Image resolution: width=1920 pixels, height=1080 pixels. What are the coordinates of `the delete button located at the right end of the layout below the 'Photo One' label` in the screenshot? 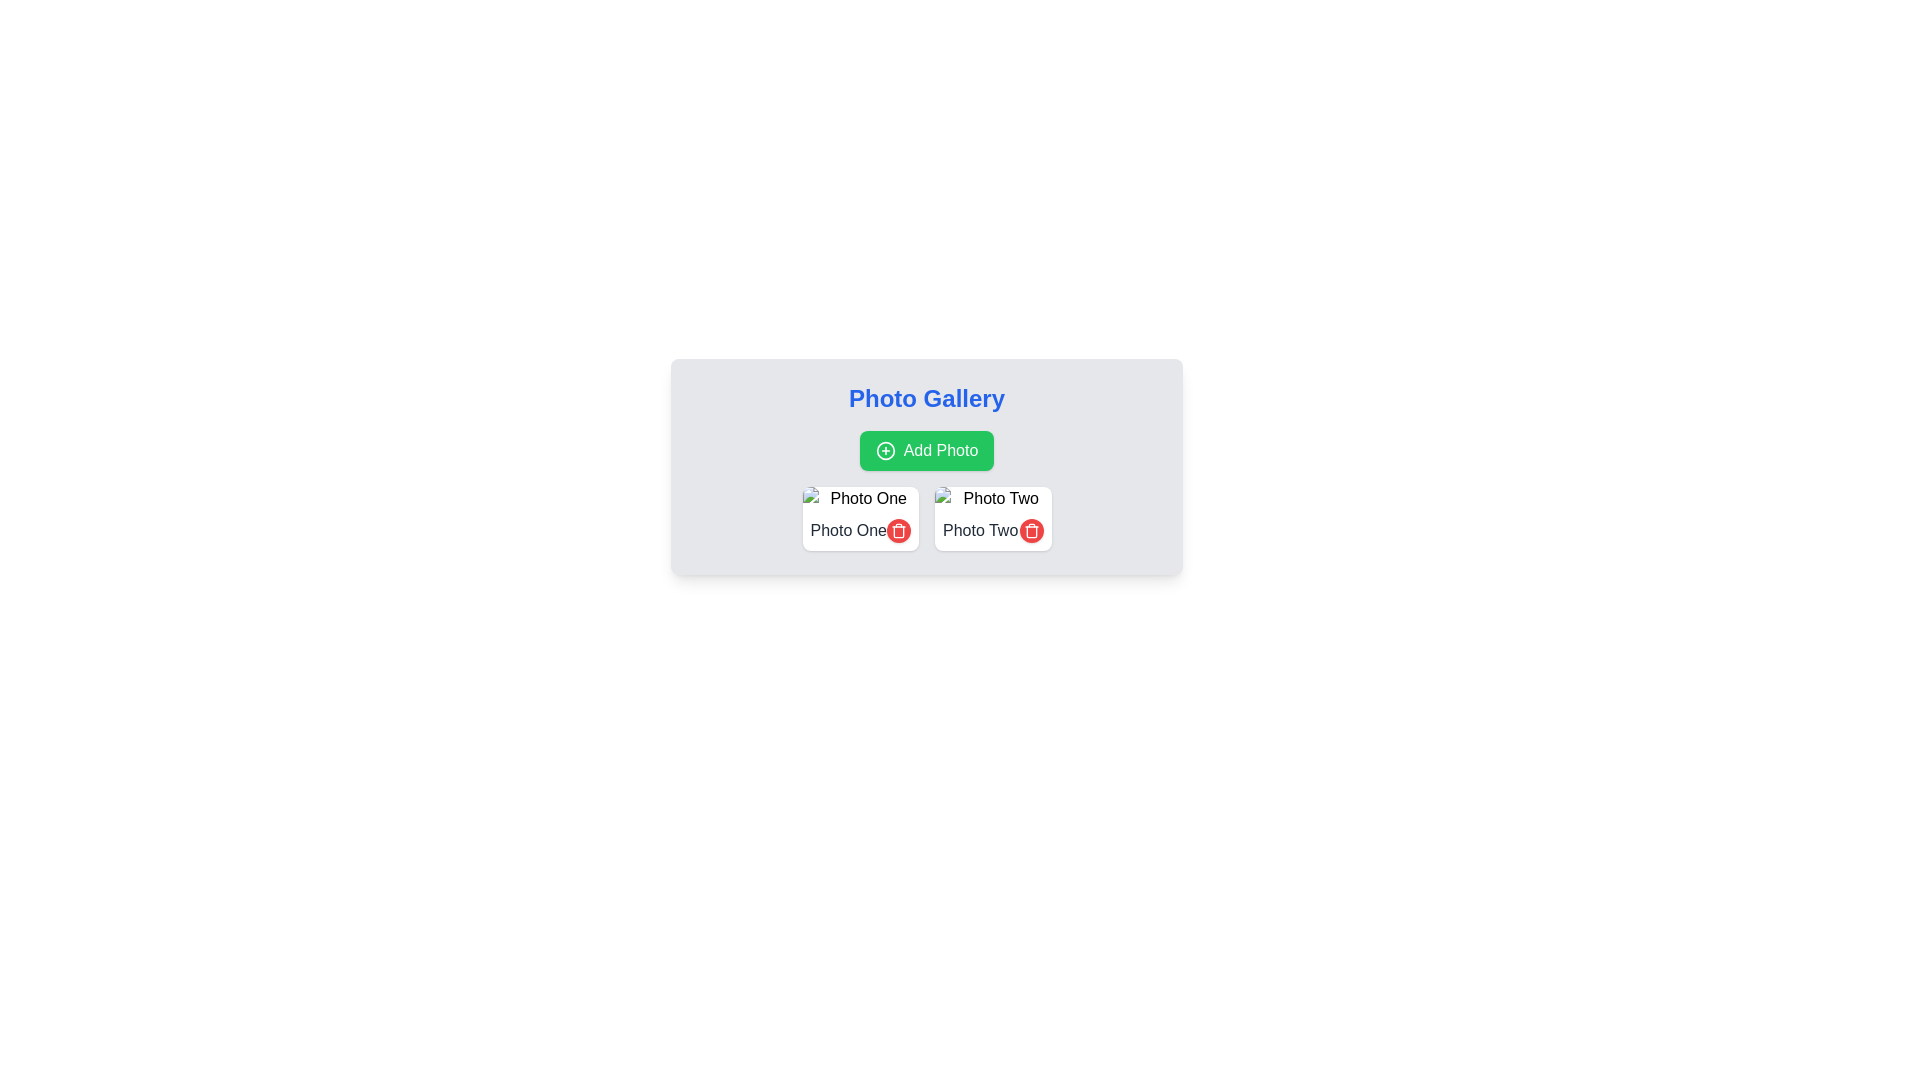 It's located at (897, 530).